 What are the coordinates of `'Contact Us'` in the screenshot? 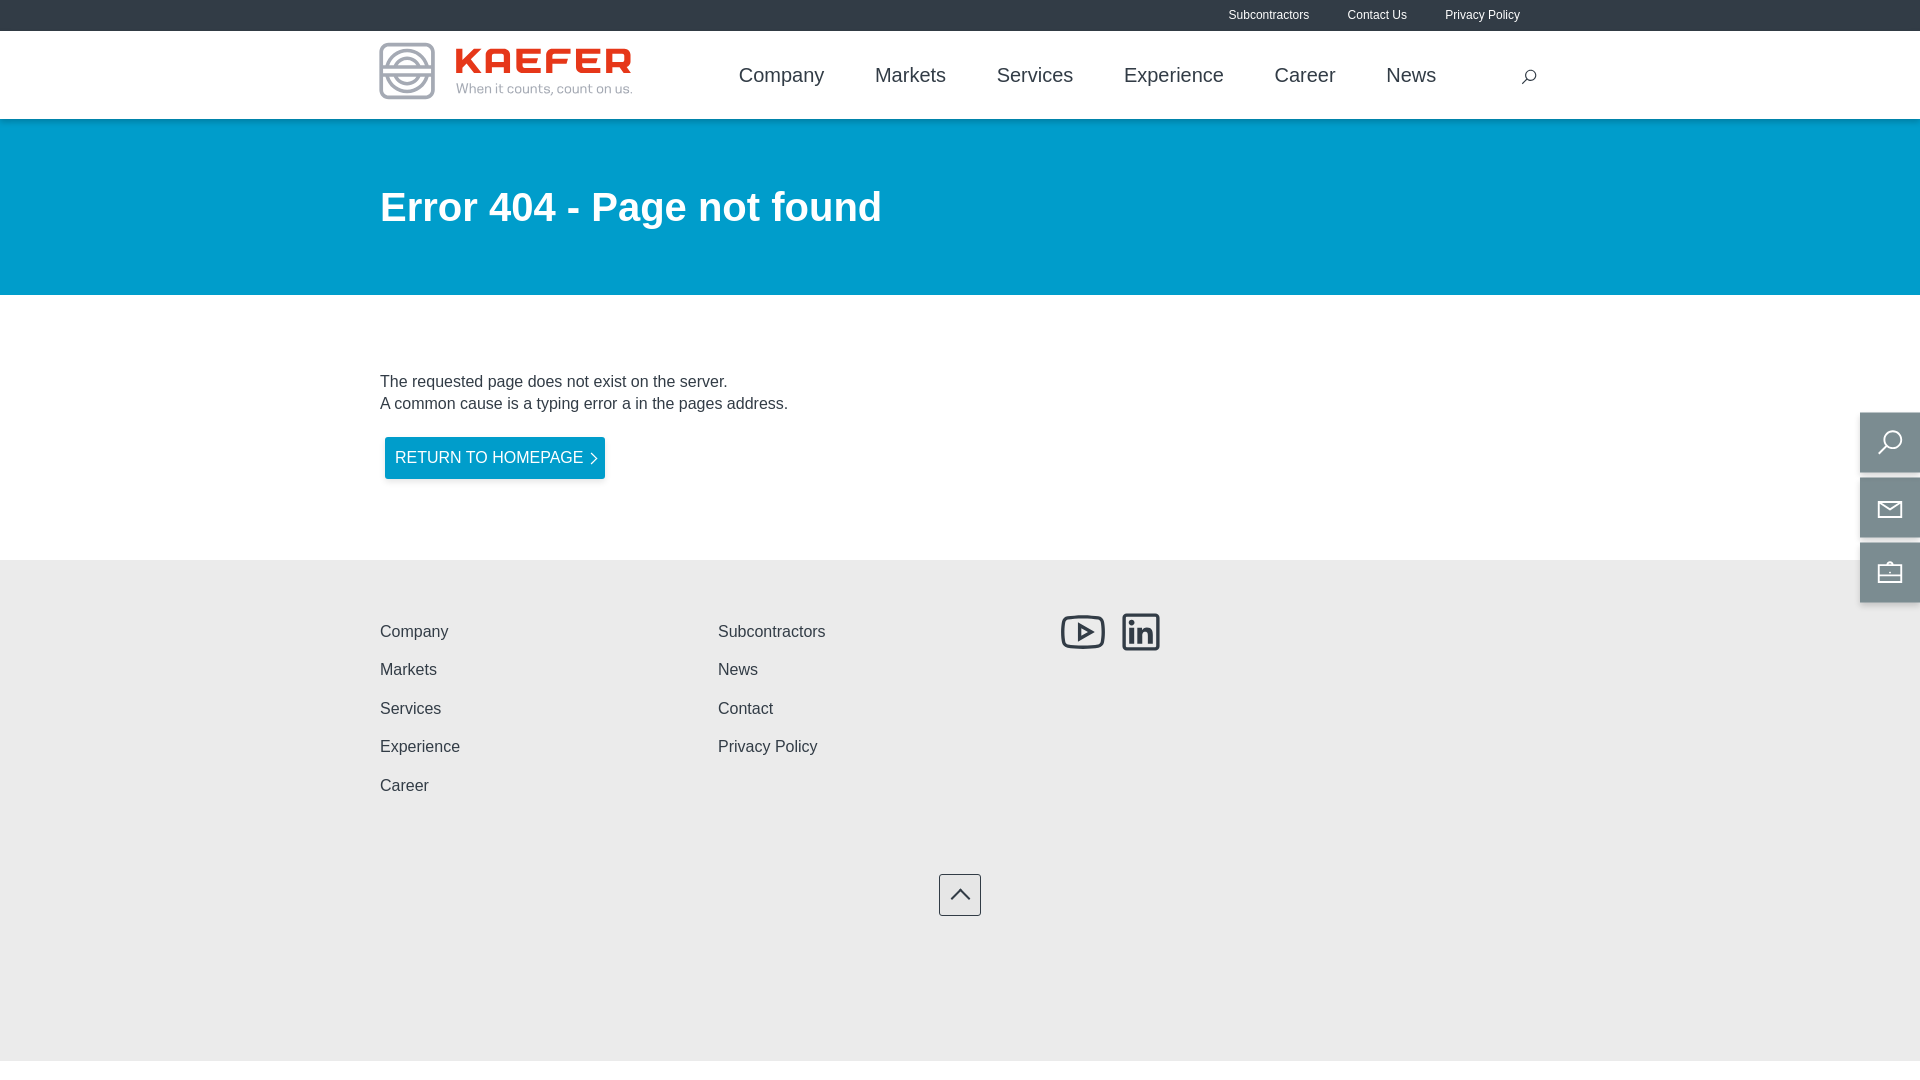 It's located at (1348, 15).